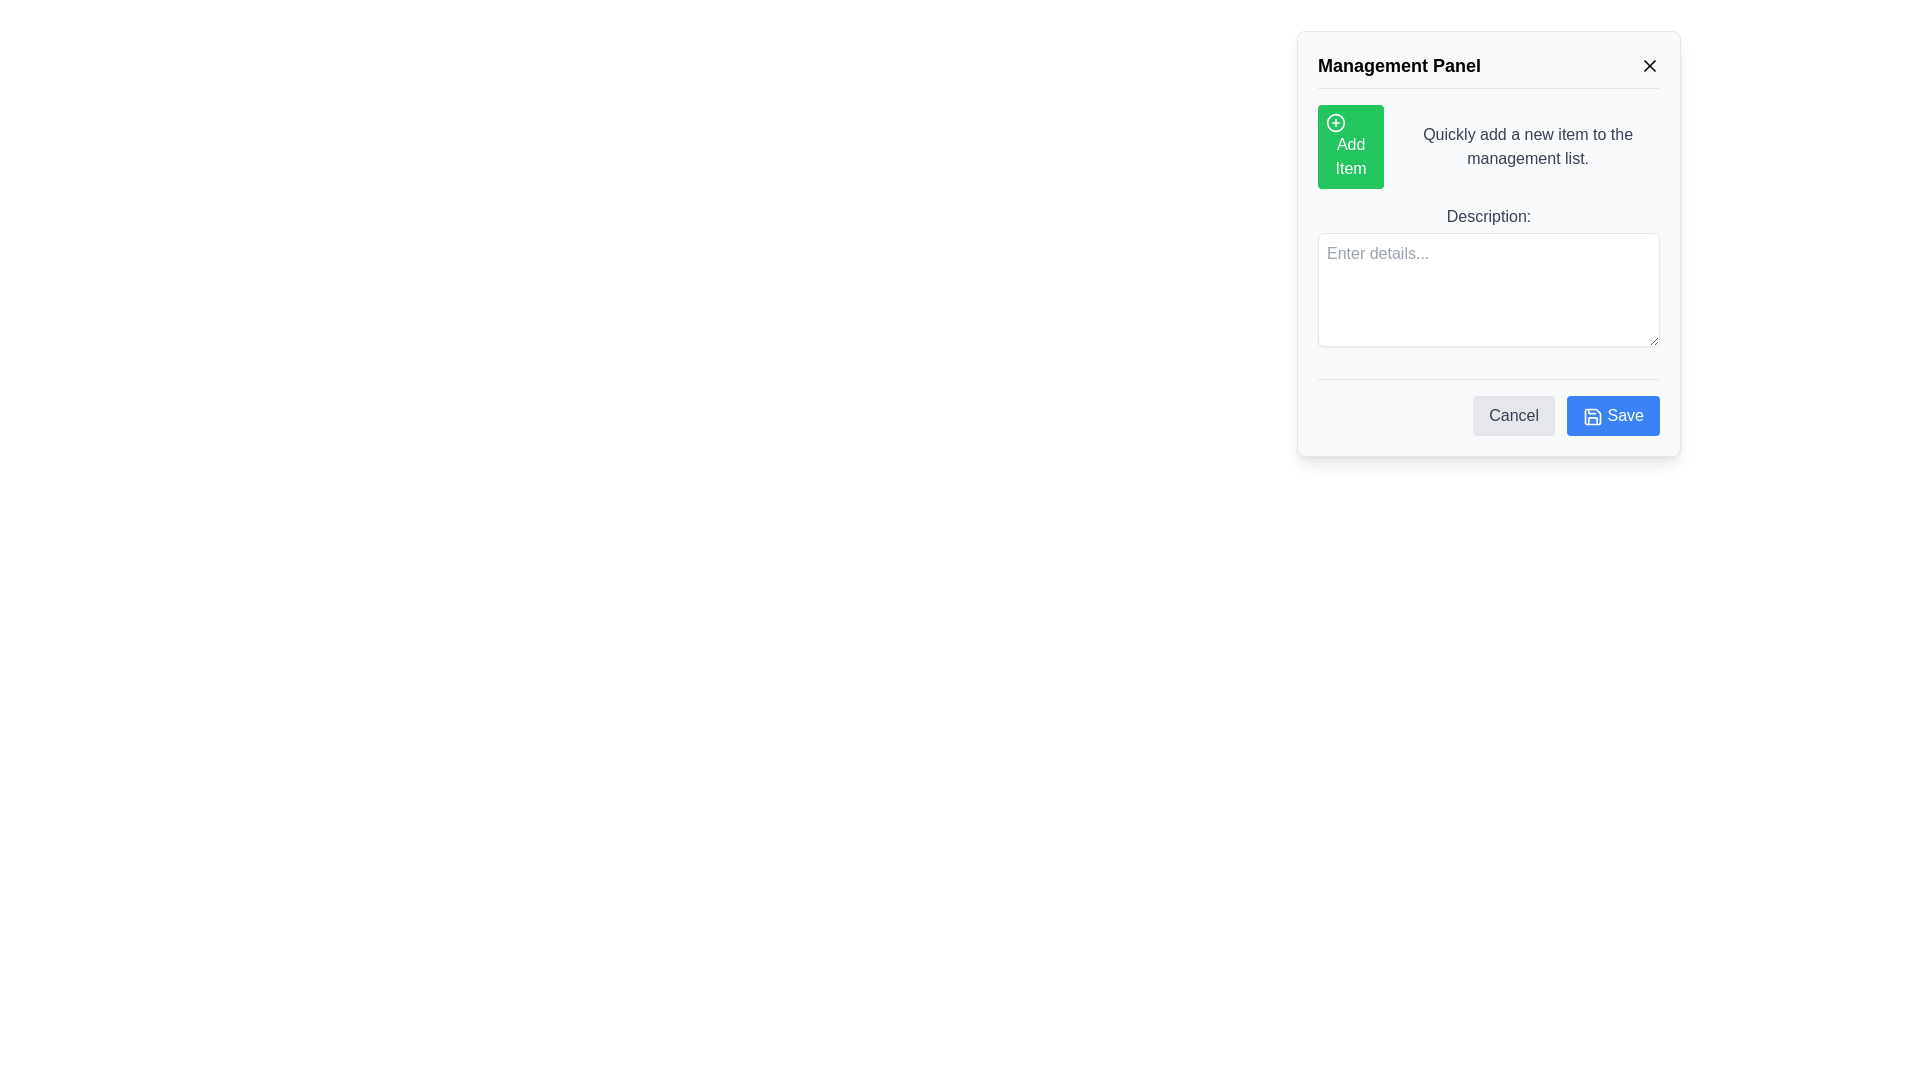 The width and height of the screenshot is (1920, 1080). What do you see at coordinates (1650, 64) in the screenshot?
I see `the close button located in the top-right corner of the Management Panel dialog, adjacent to the title text labeled 'Management Panel'` at bounding box center [1650, 64].